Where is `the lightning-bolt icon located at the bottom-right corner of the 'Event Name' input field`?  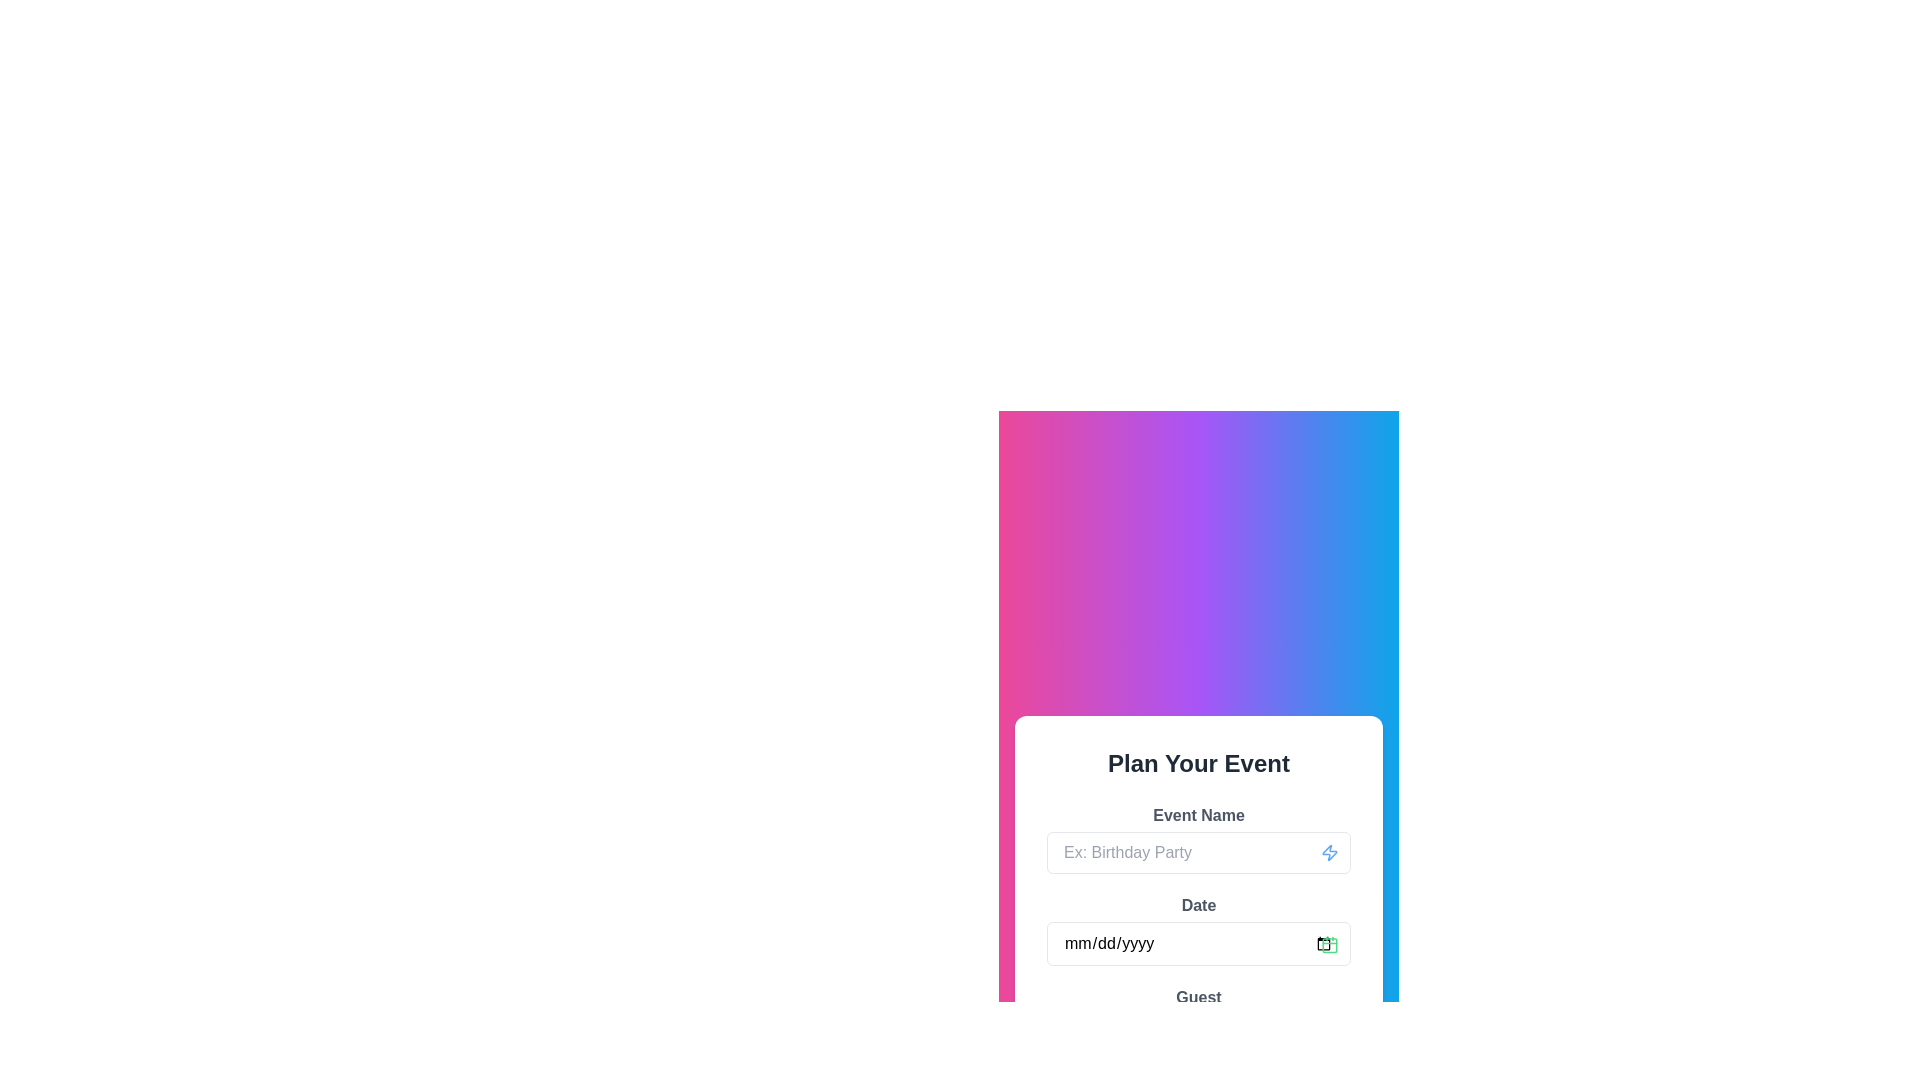 the lightning-bolt icon located at the bottom-right corner of the 'Event Name' input field is located at coordinates (1329, 852).